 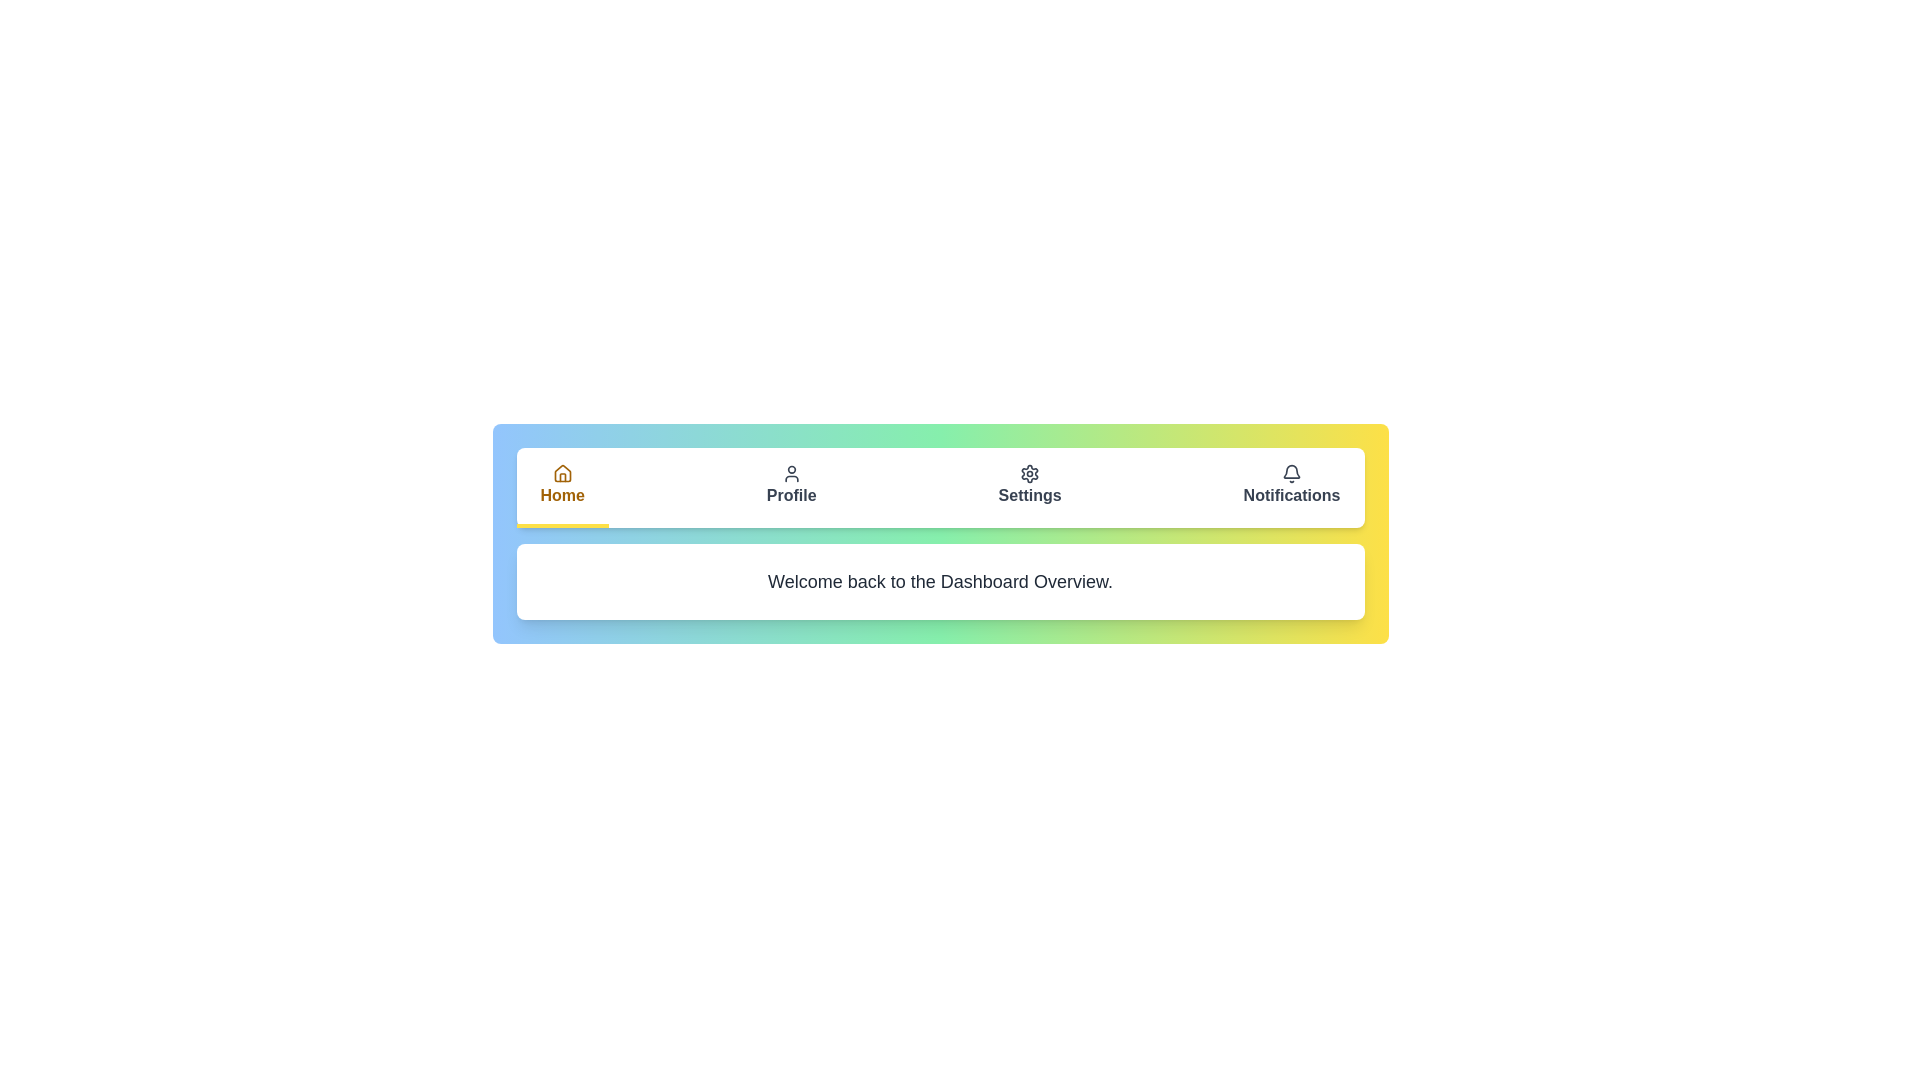 I want to click on the 'Notifications' text label, which is the last element in the navigation row, so click(x=1291, y=495).